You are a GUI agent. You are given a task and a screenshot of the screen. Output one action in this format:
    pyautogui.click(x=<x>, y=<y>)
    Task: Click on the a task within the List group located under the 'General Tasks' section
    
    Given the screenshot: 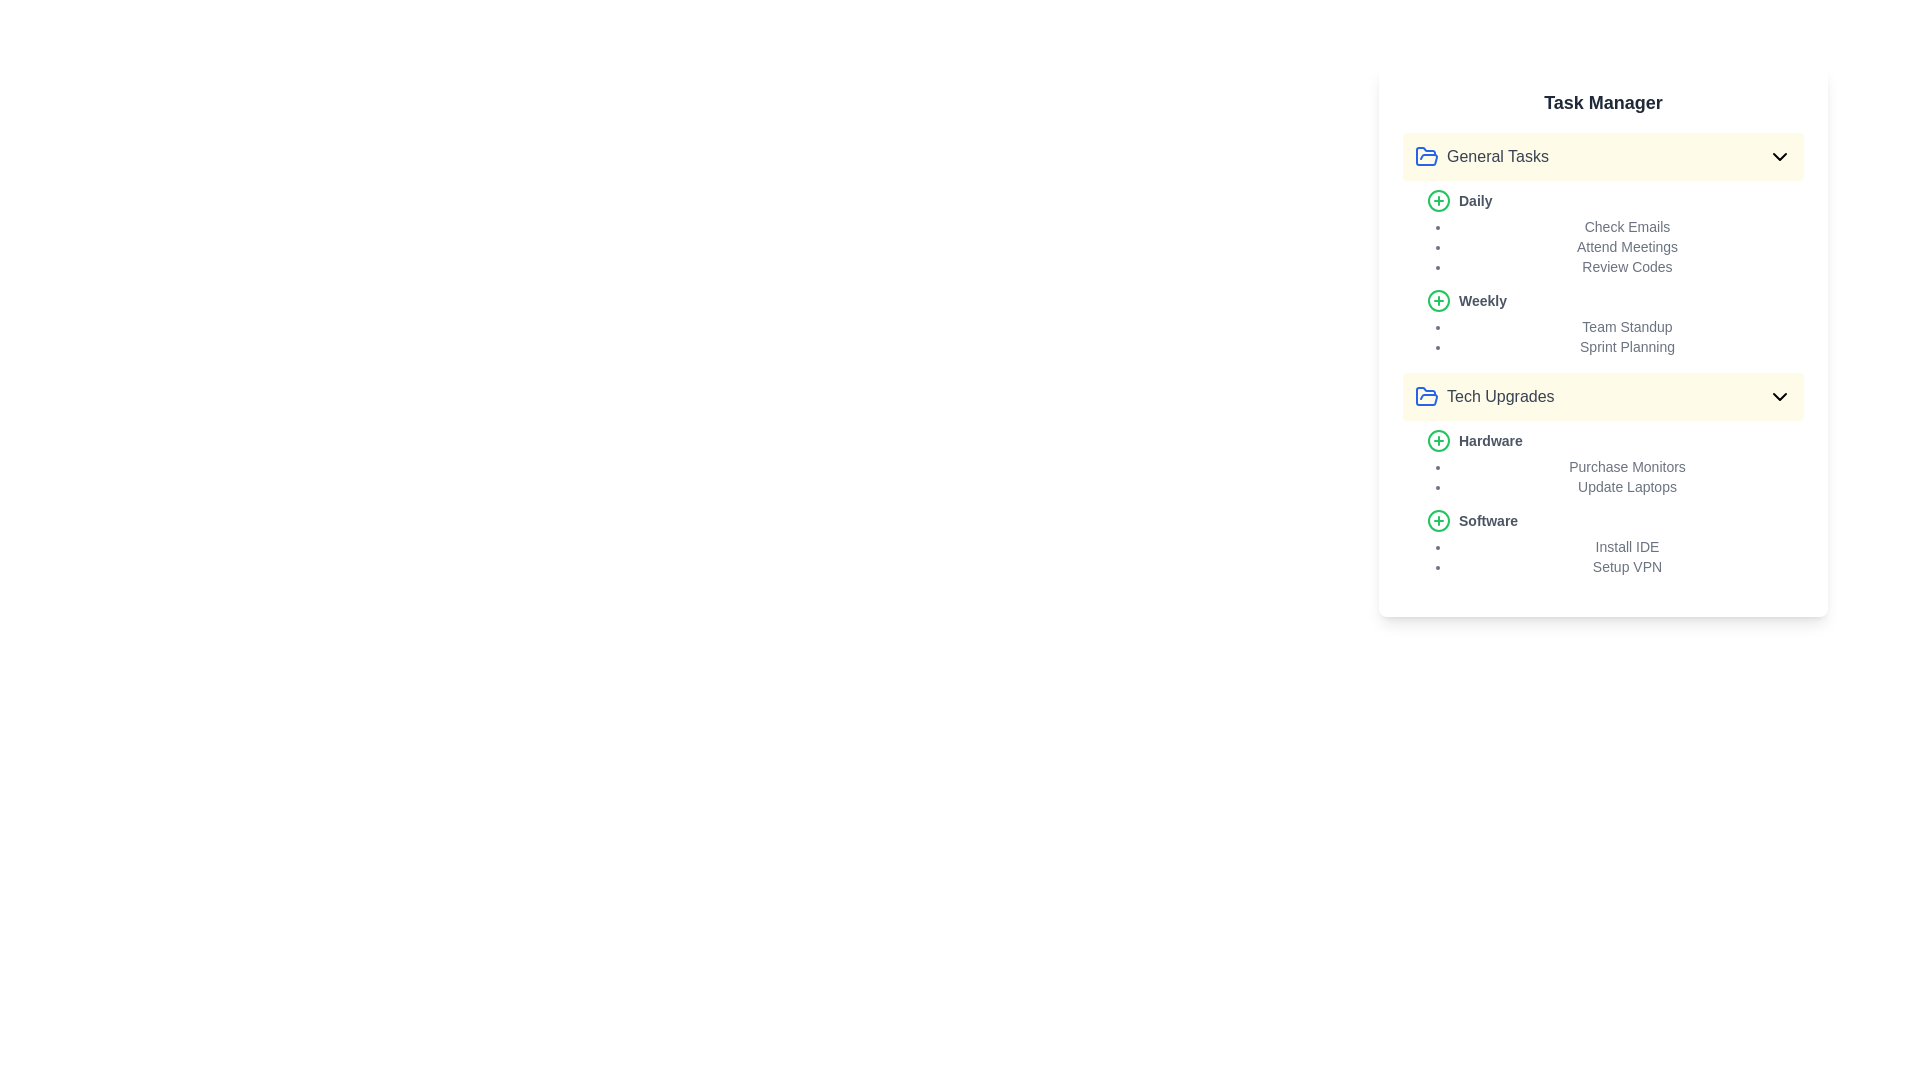 What is the action you would take?
    pyautogui.click(x=1603, y=273)
    